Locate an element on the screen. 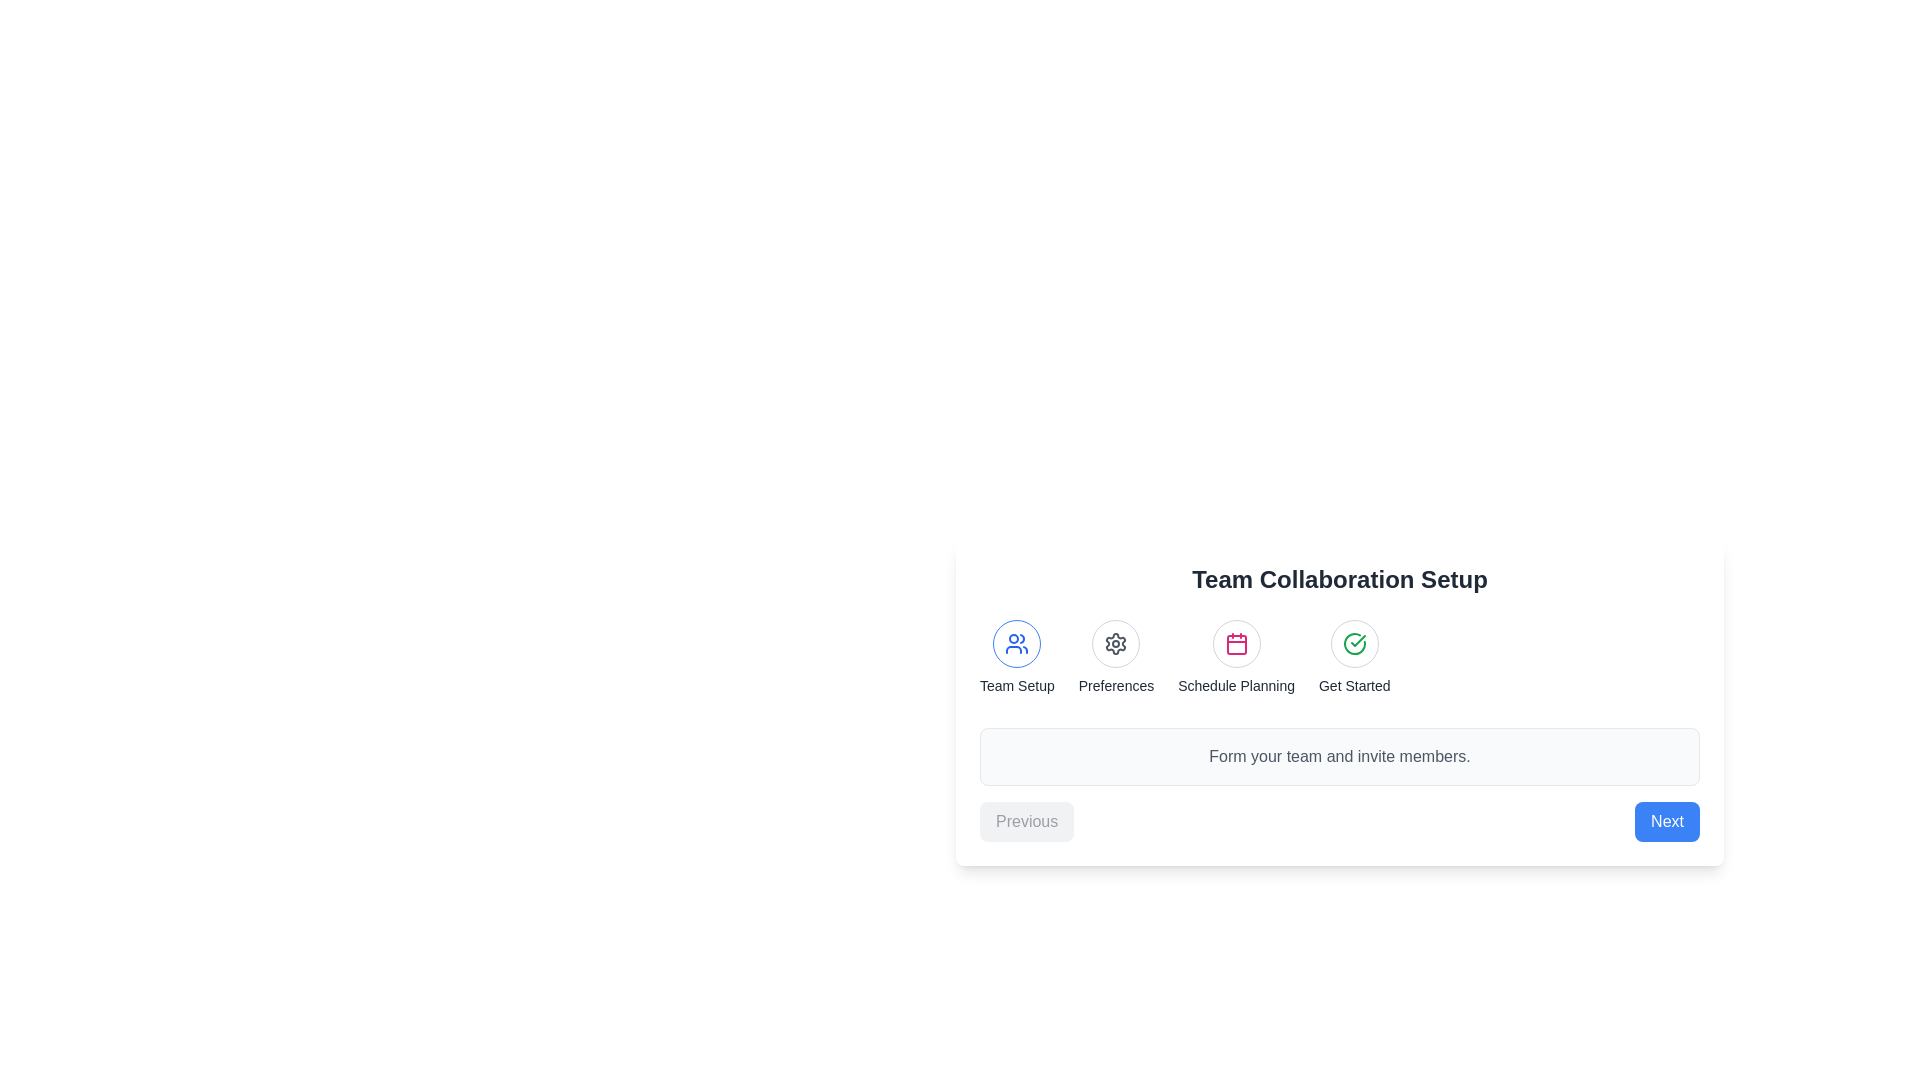 The image size is (1920, 1080). the Get Started button is located at coordinates (1339, 701).